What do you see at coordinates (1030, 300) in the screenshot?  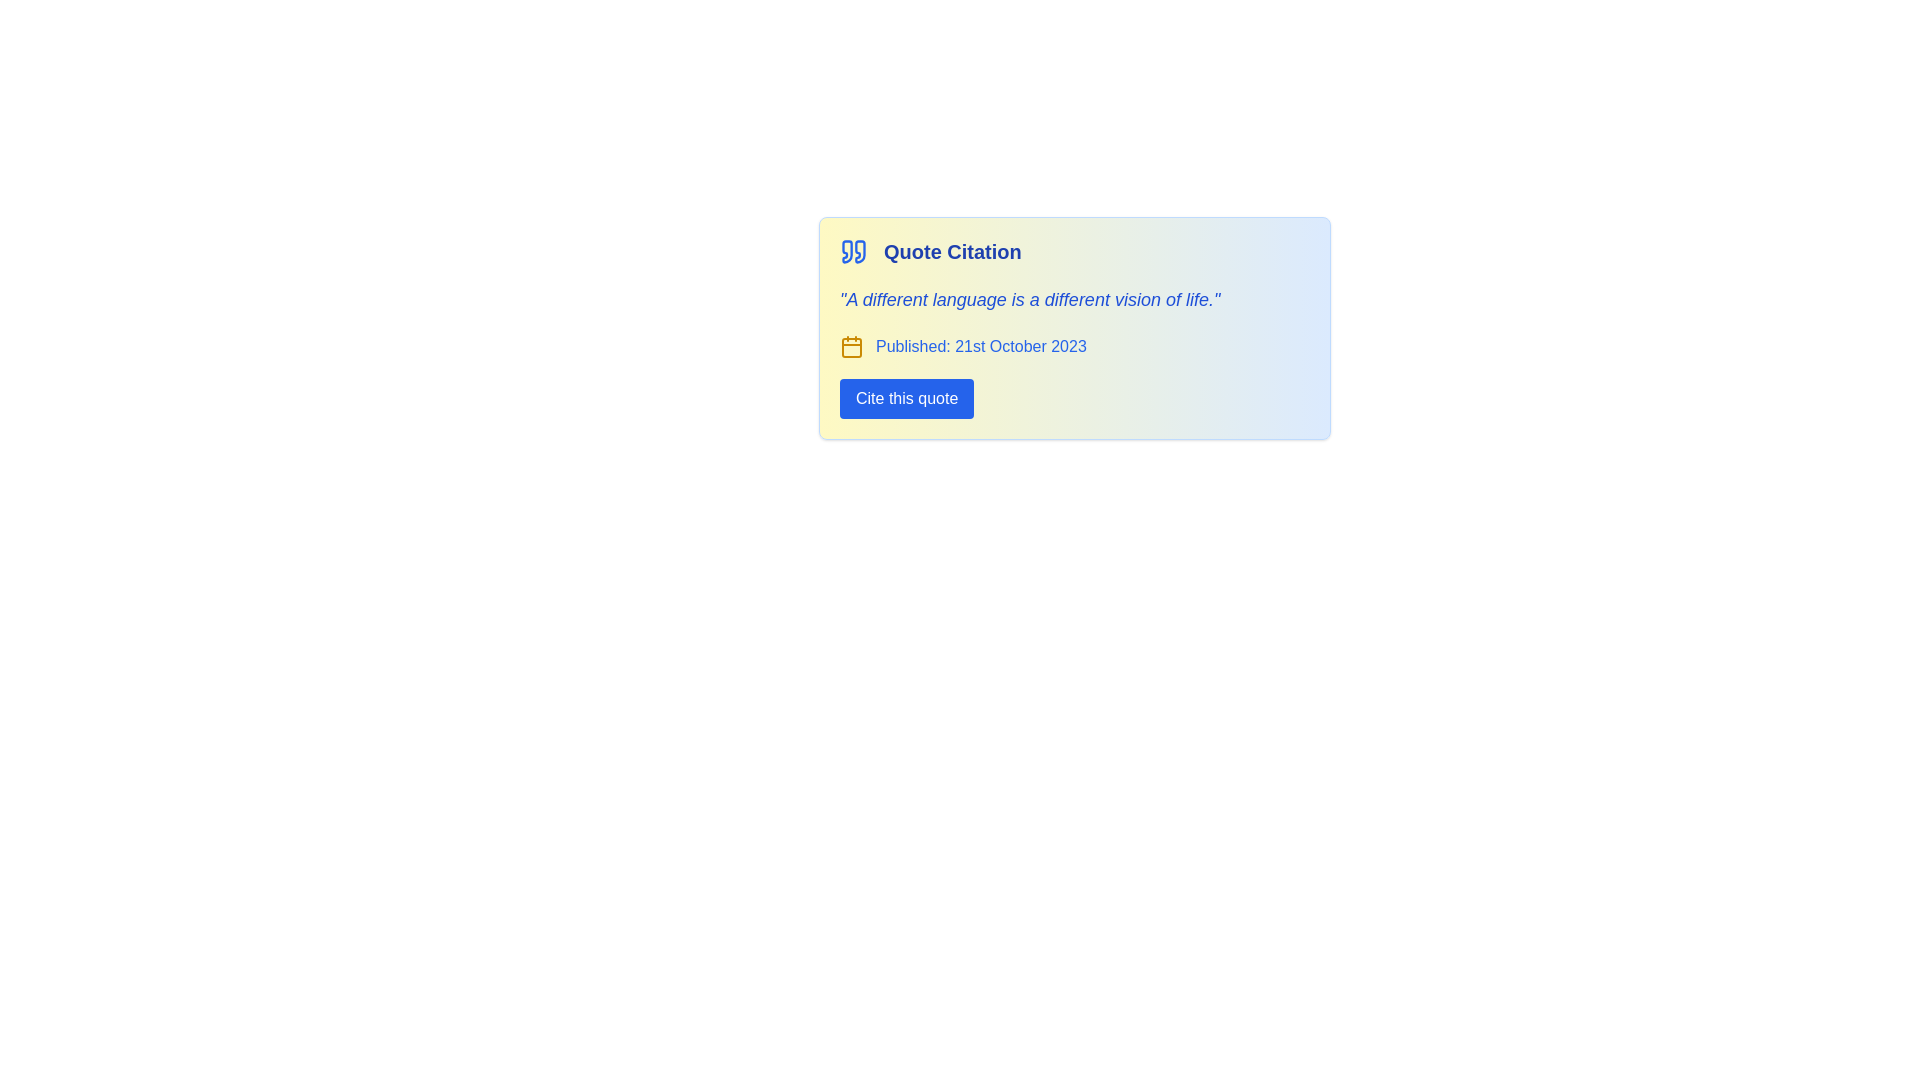 I see `the italicized blue text displaying the quote 'A different language is a different vision of life.' which is located below the heading 'Quote Citation.'` at bounding box center [1030, 300].